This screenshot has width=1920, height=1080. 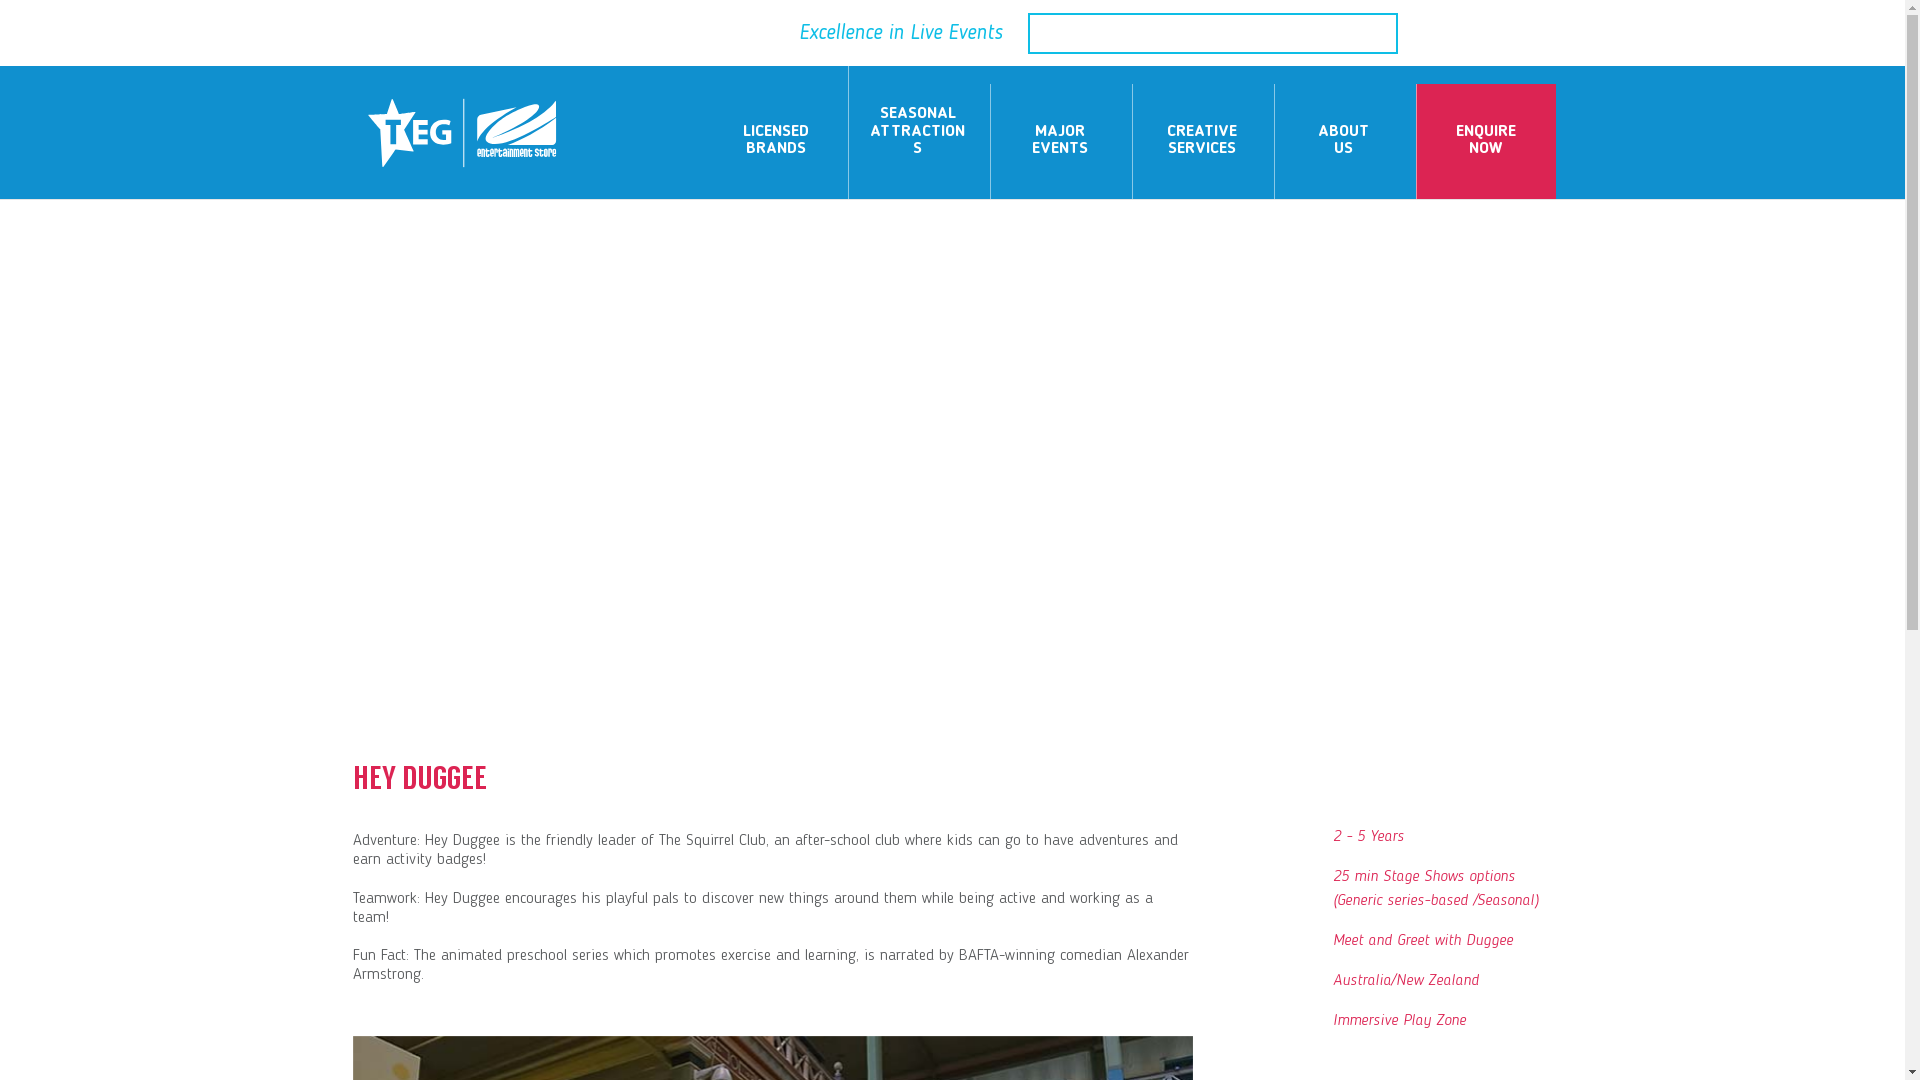 I want to click on 'CREATIVE SERVICES', so click(x=1132, y=140).